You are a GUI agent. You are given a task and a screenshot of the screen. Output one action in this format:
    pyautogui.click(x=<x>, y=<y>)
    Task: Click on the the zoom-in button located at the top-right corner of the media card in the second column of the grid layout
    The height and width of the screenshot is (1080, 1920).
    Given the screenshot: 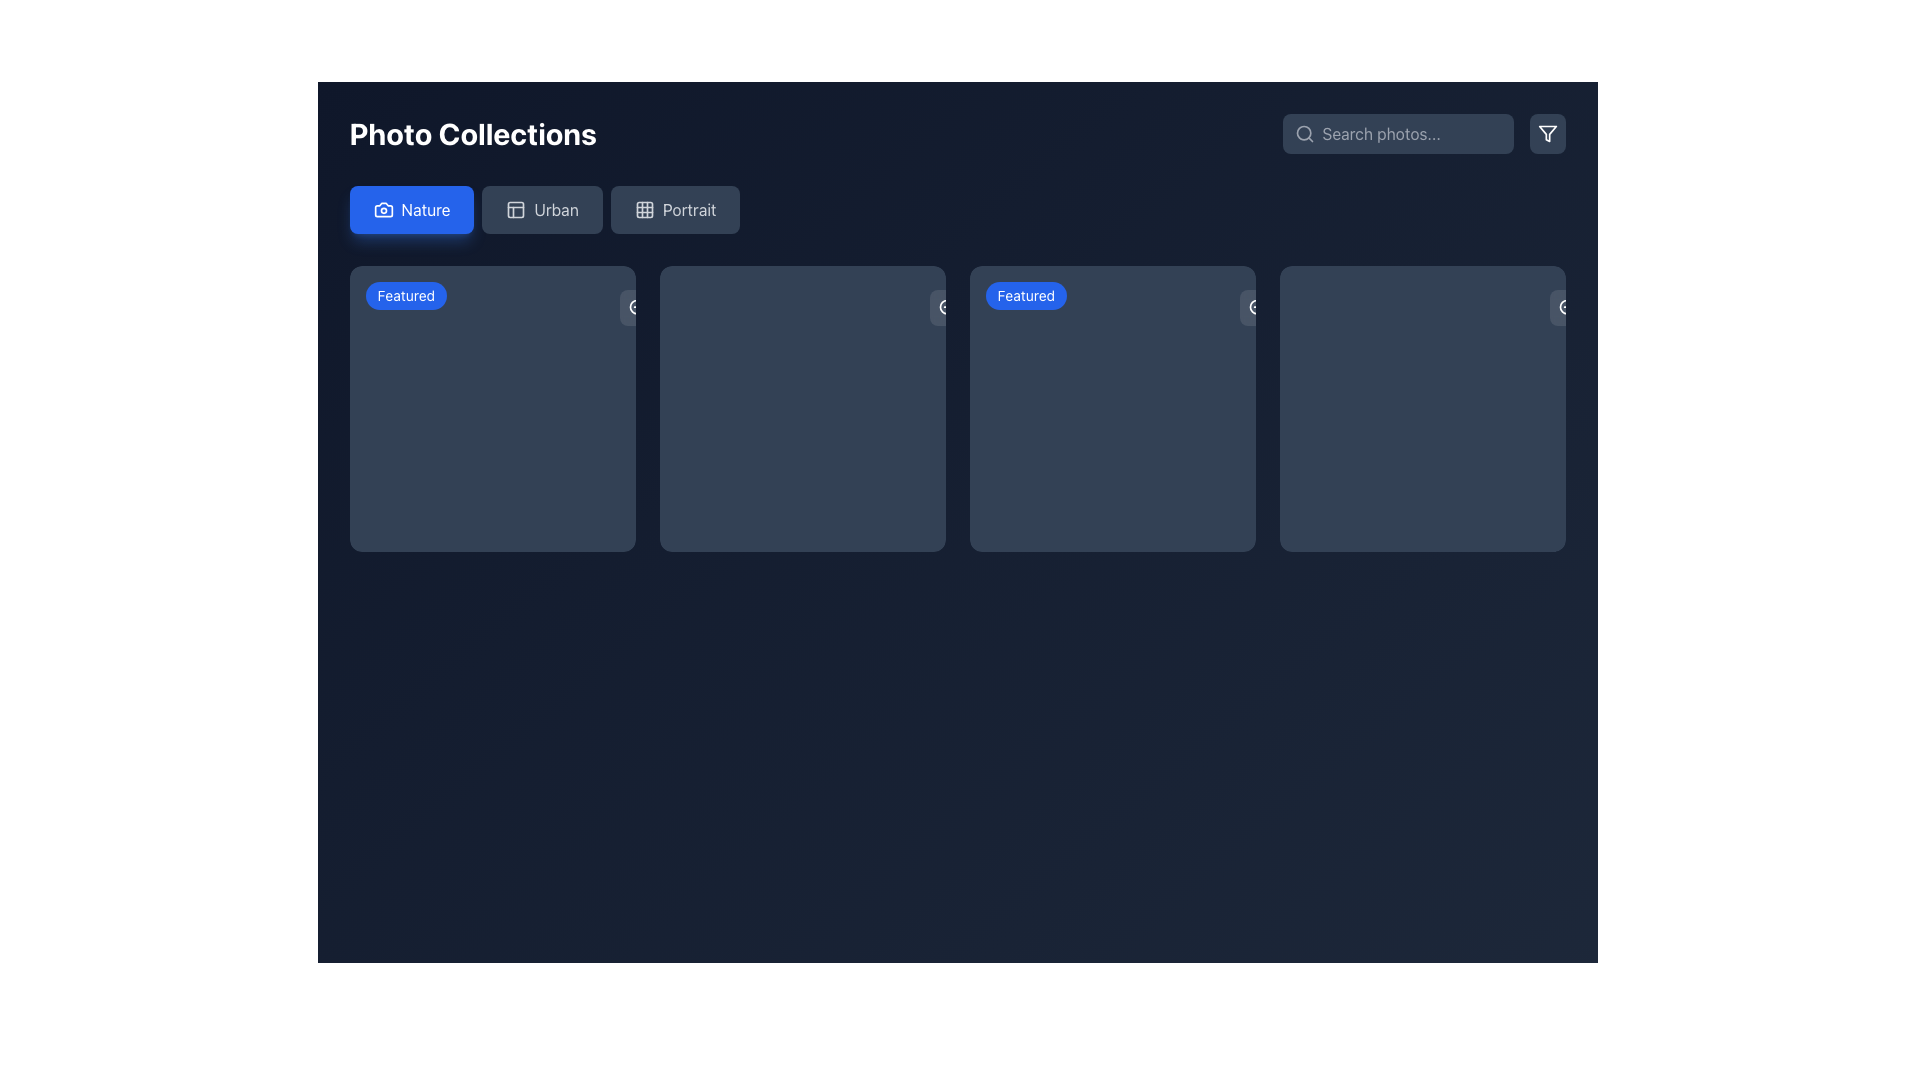 What is the action you would take?
    pyautogui.click(x=946, y=308)
    